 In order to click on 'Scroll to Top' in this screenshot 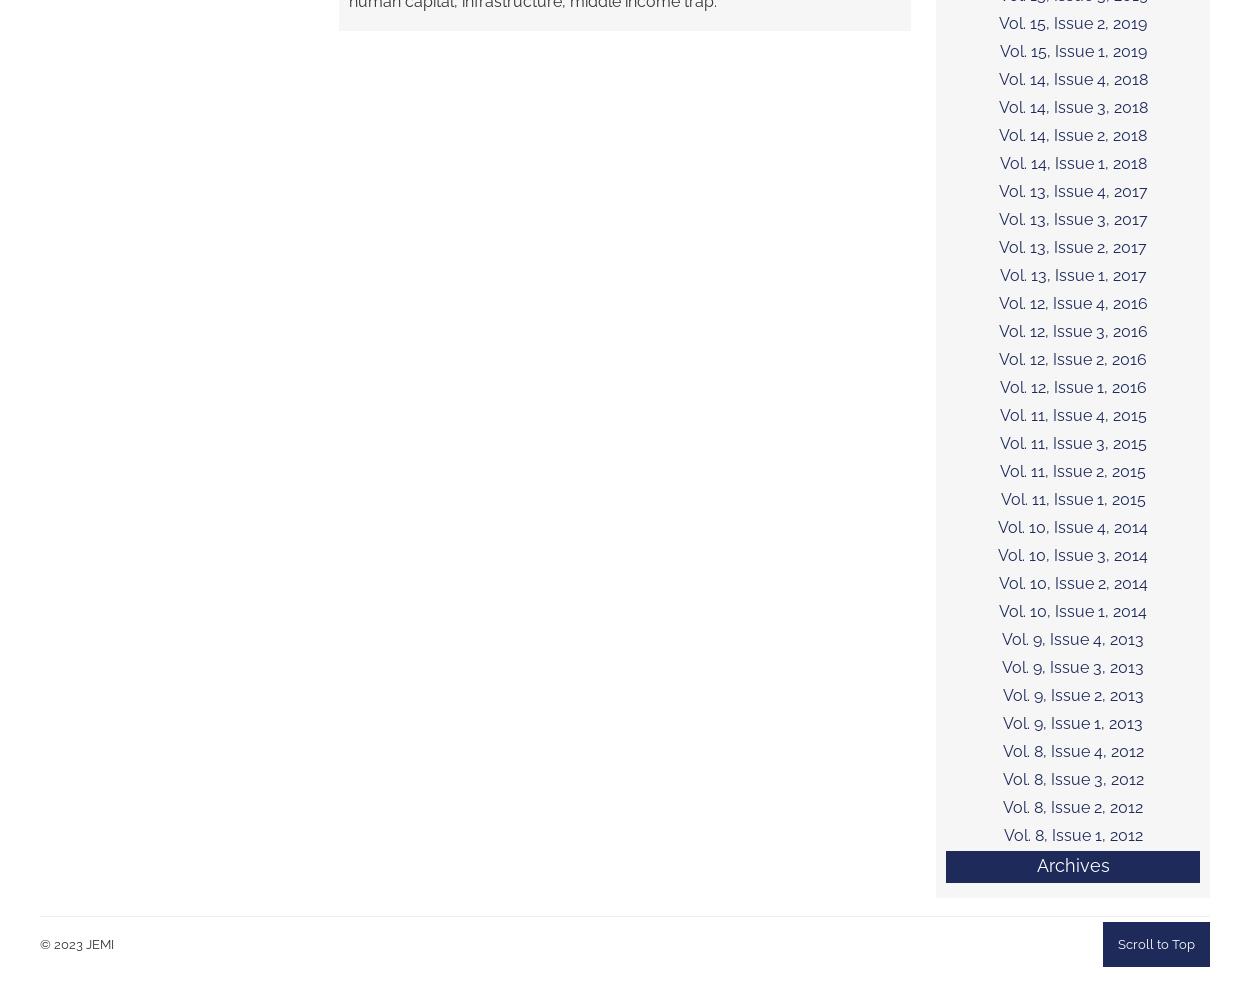, I will do `click(1156, 943)`.